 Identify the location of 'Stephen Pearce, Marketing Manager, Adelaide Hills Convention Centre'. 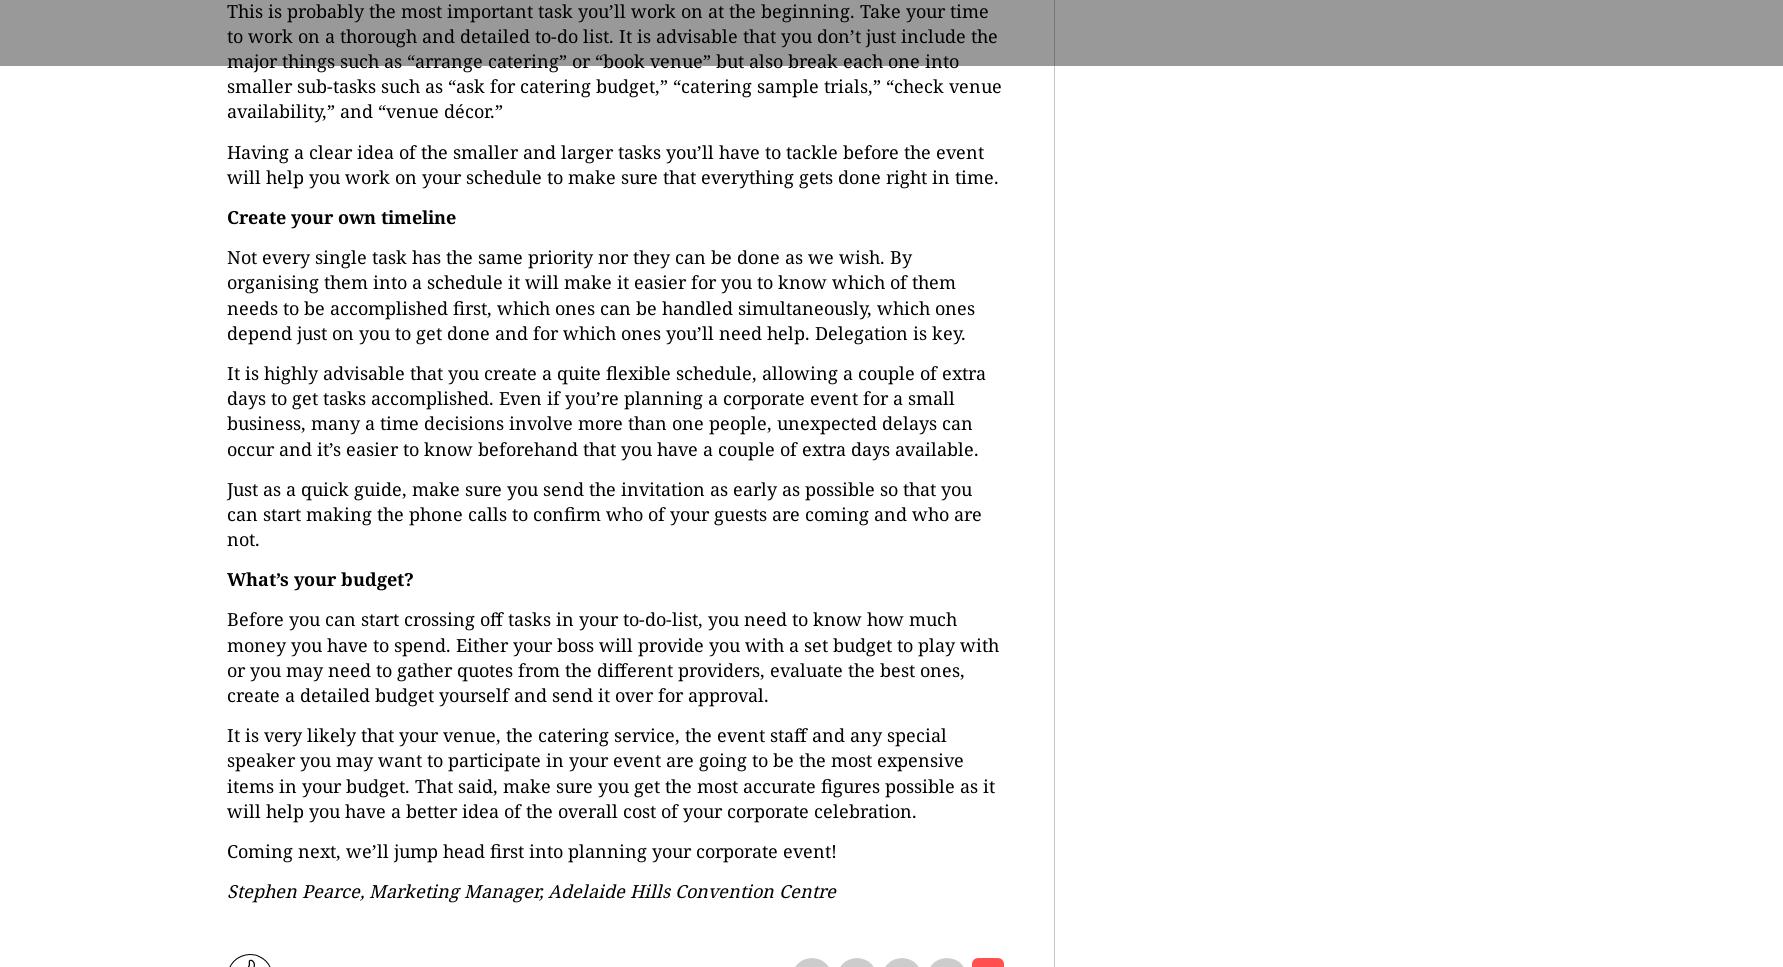
(529, 889).